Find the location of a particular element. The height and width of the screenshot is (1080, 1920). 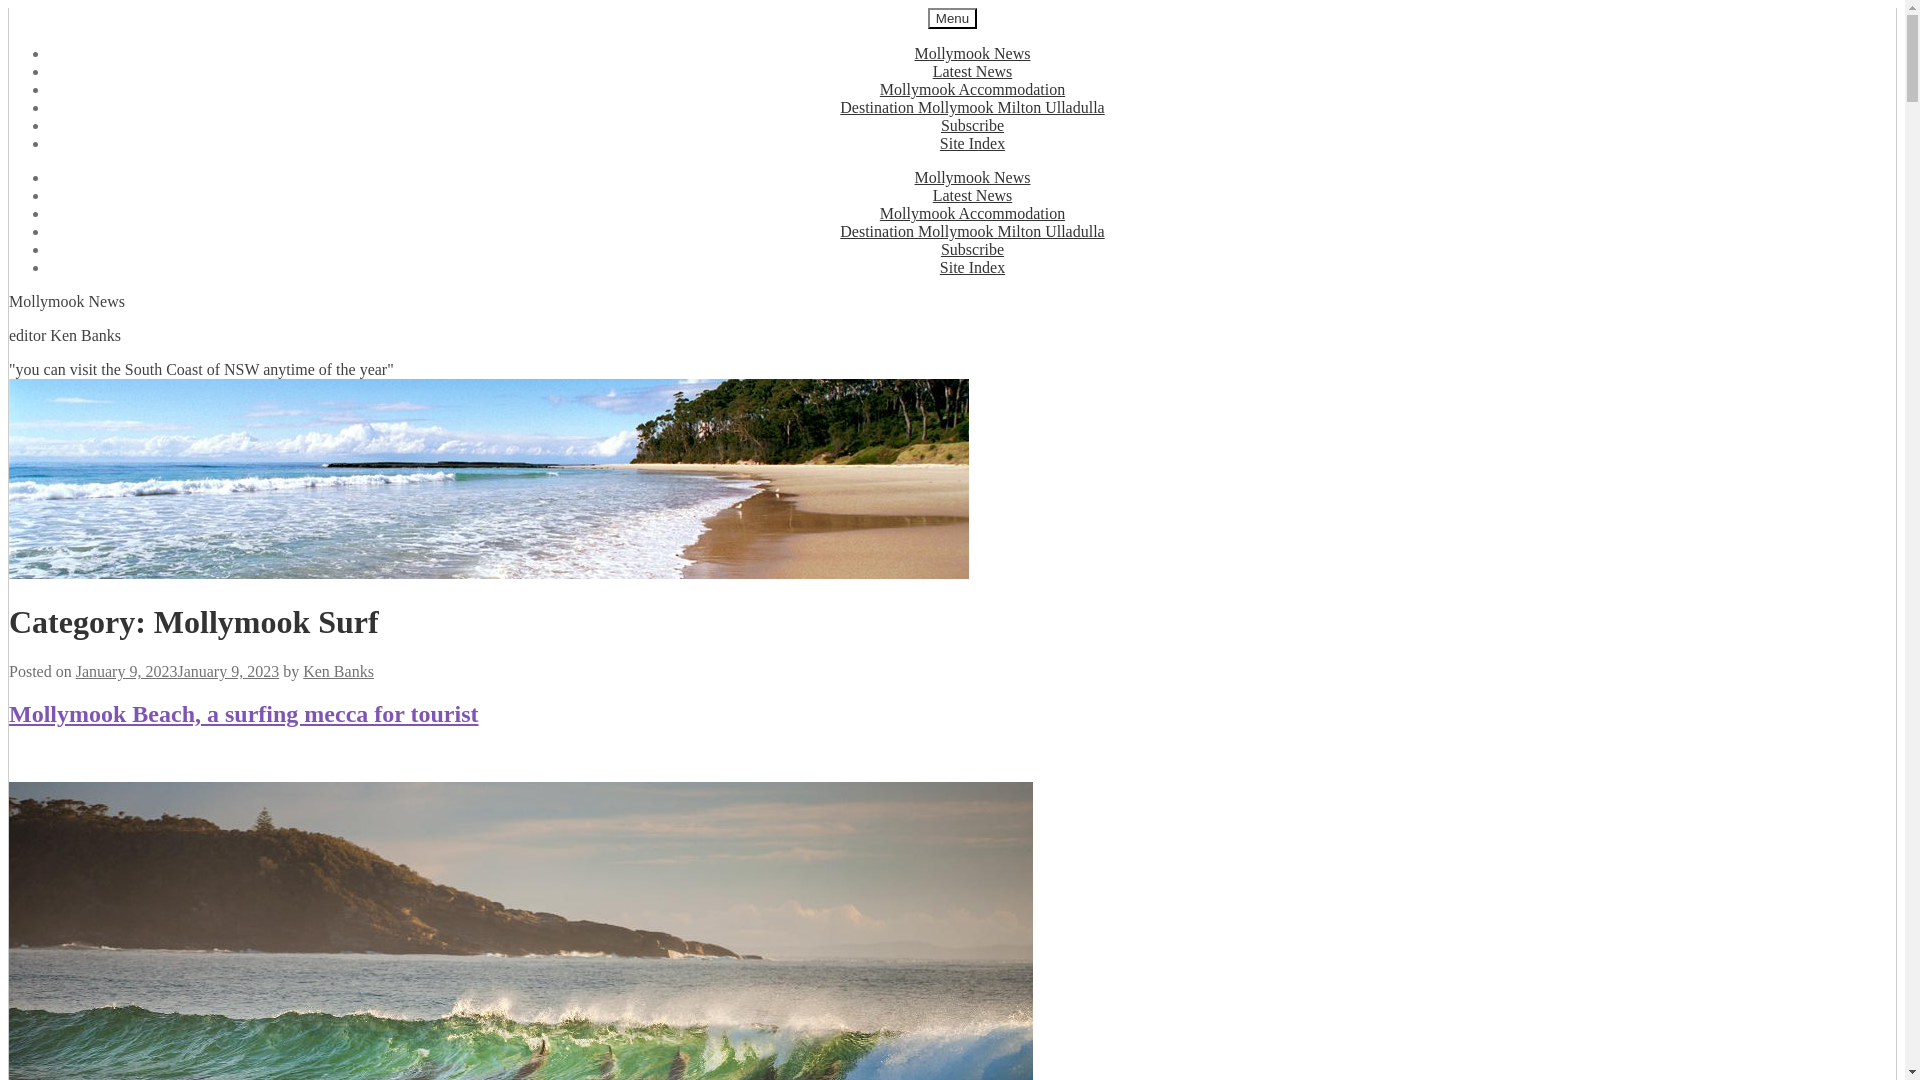

'Site Index' is located at coordinates (972, 142).